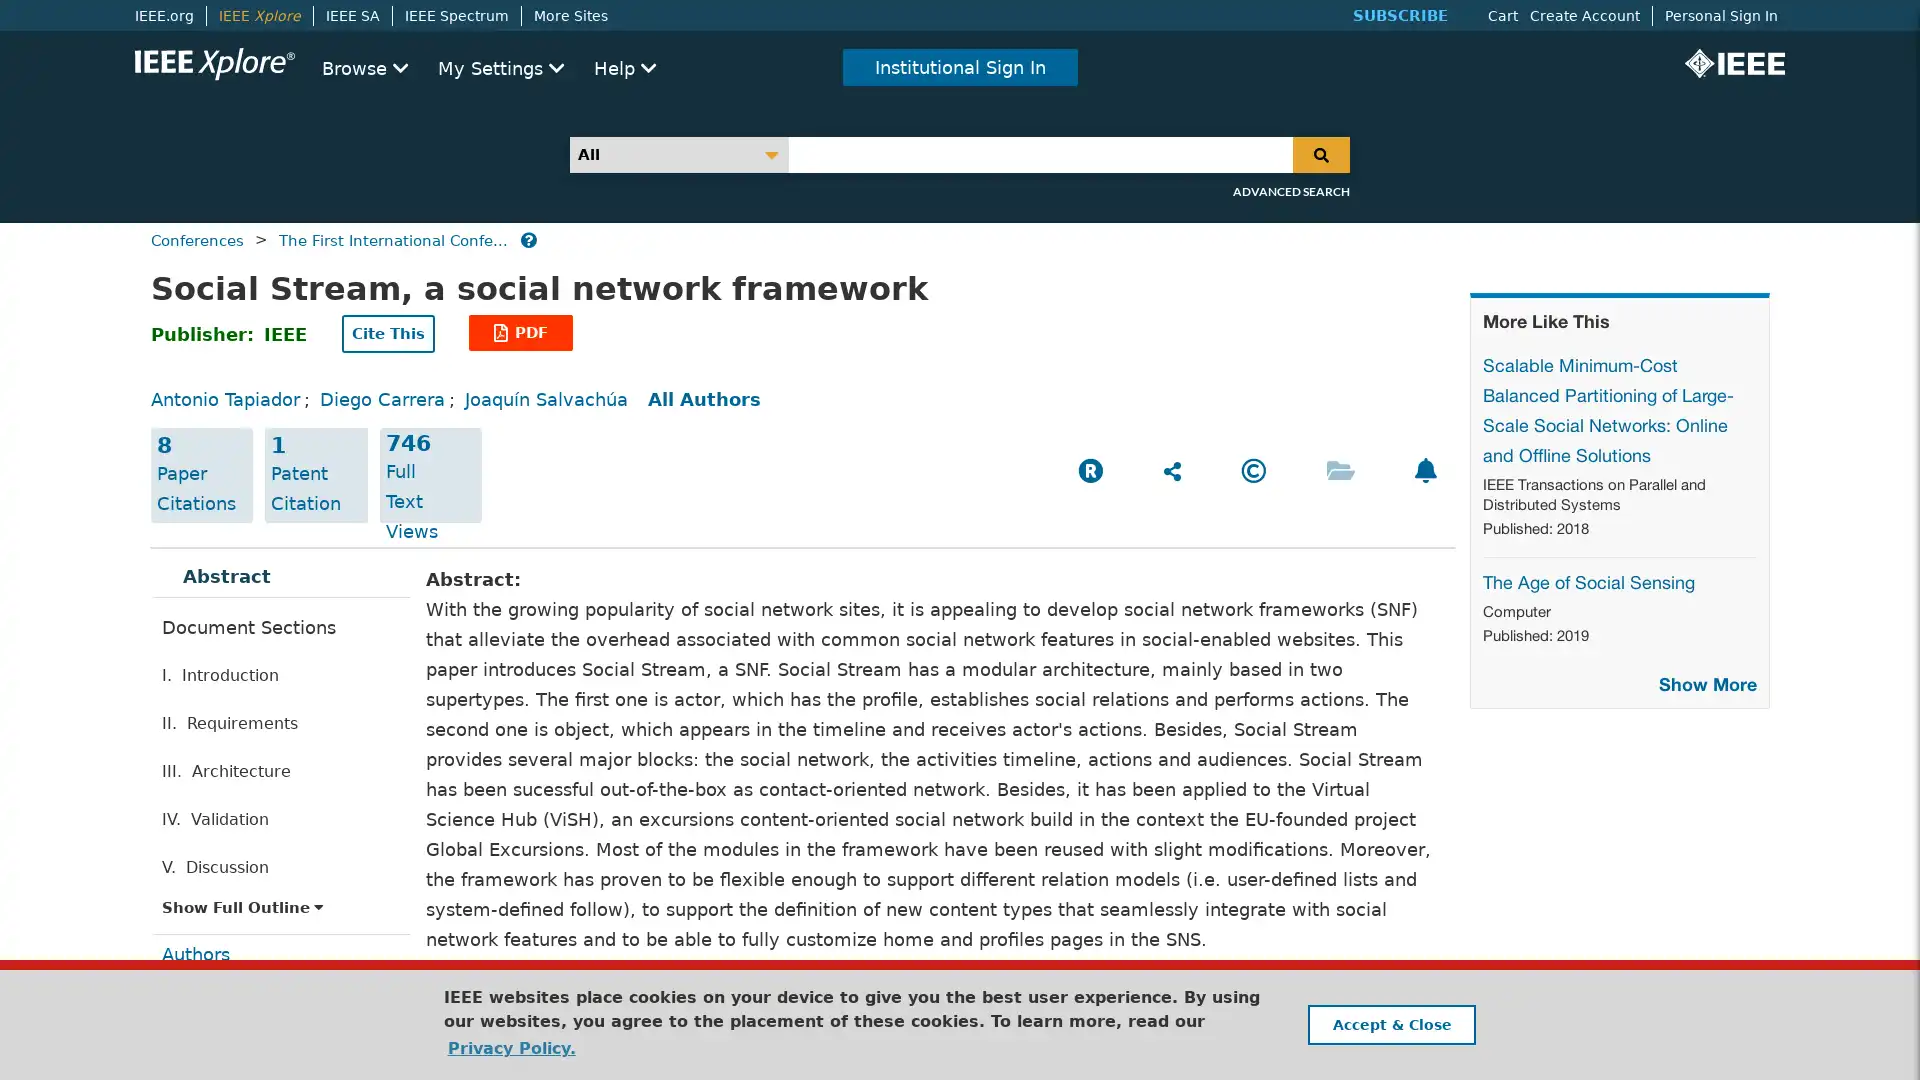 This screenshot has width=1920, height=1080. I want to click on Show Full Outline, so click(242, 907).